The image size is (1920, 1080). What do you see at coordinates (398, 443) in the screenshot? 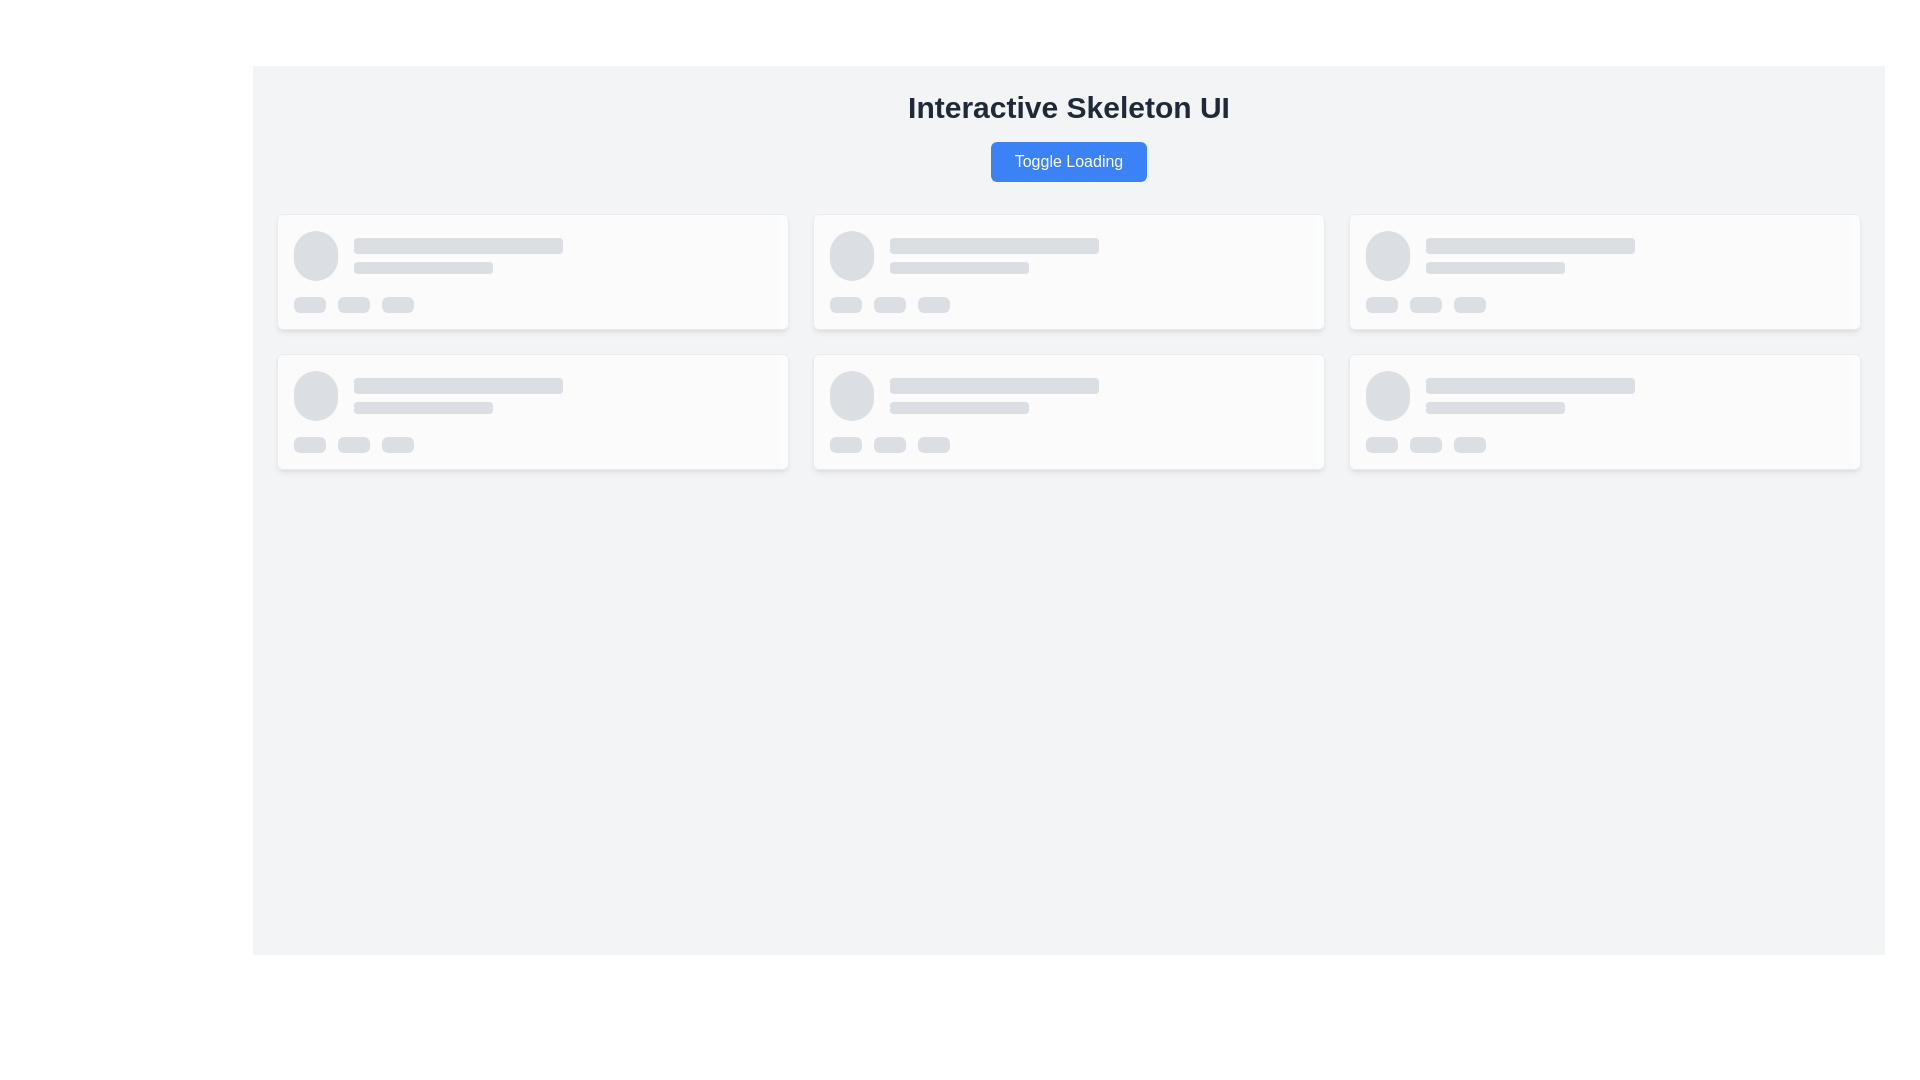
I see `the disabled button, which is the third button in a horizontal group of three buttons located near the bottom of the card in the second row of the layout` at bounding box center [398, 443].